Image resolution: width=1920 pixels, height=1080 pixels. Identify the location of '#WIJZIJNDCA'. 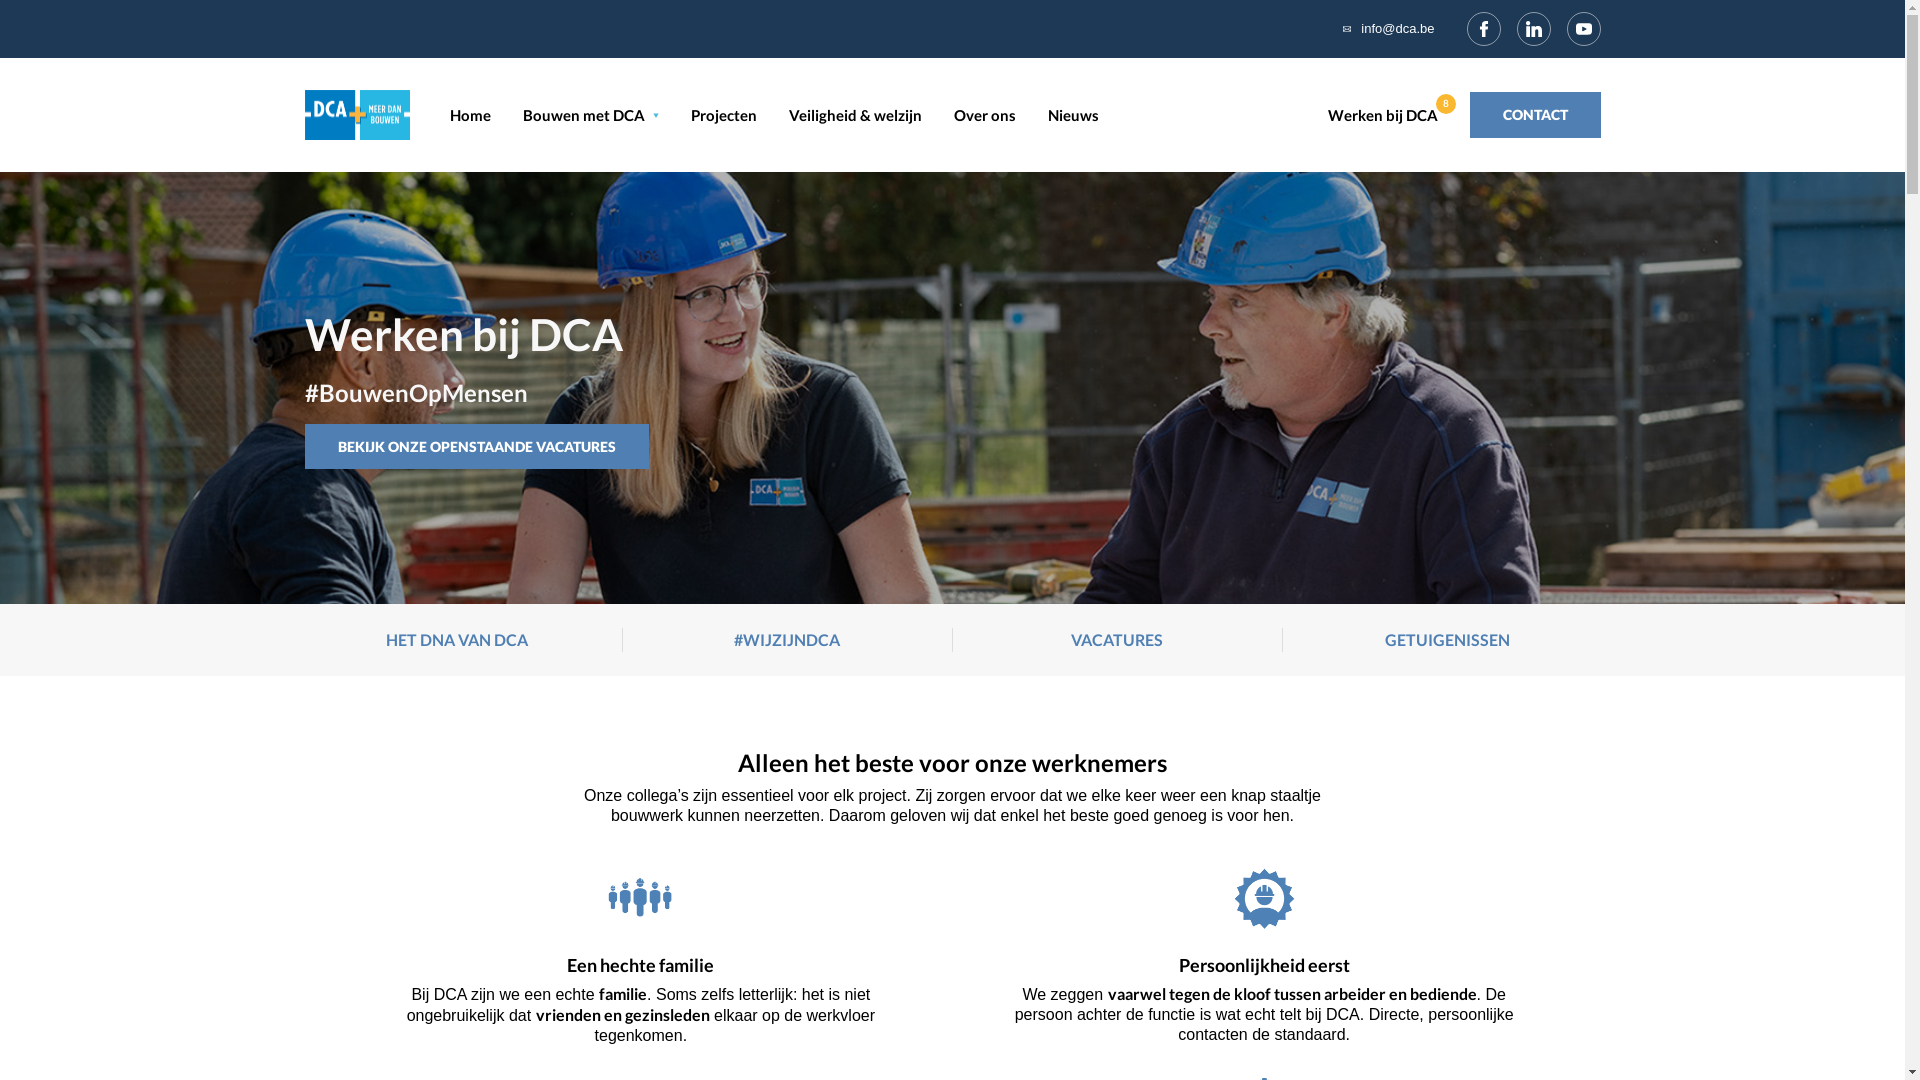
(786, 640).